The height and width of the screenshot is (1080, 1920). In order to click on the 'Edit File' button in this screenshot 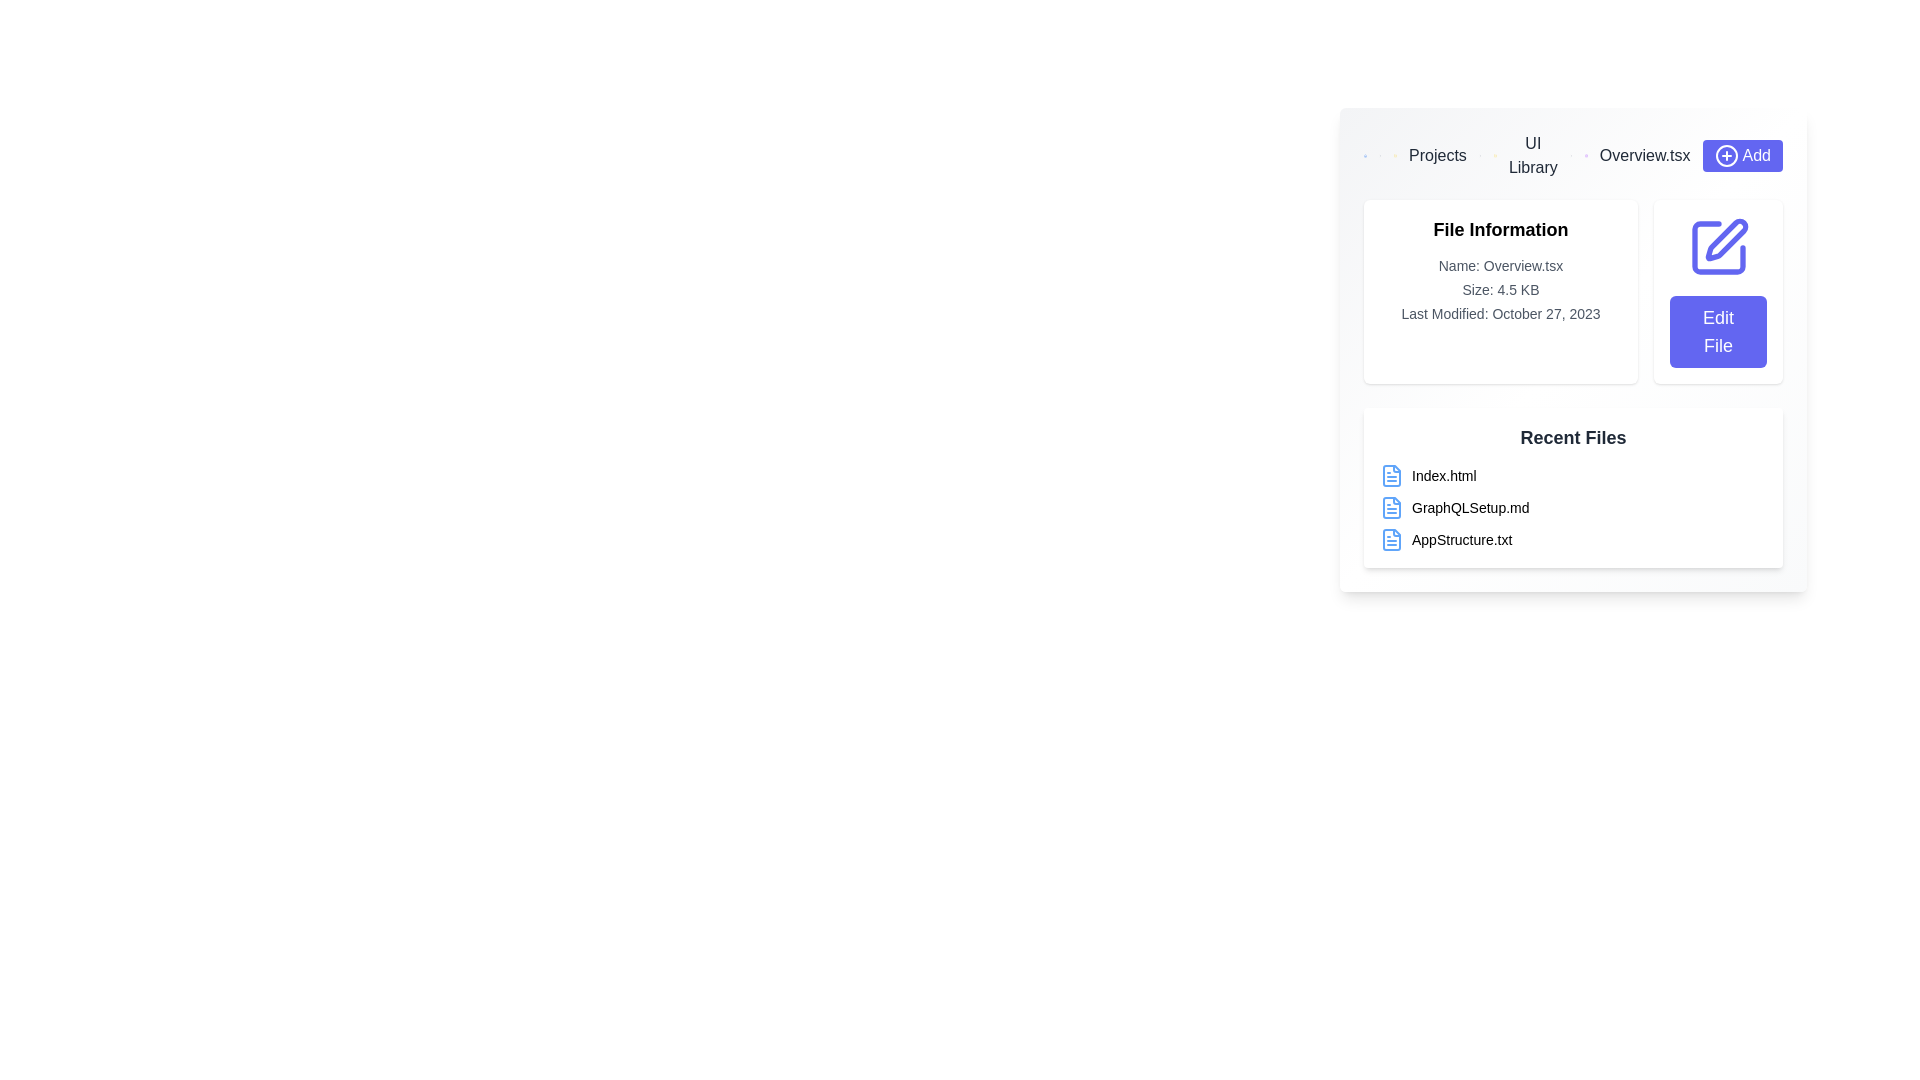, I will do `click(1717, 292)`.